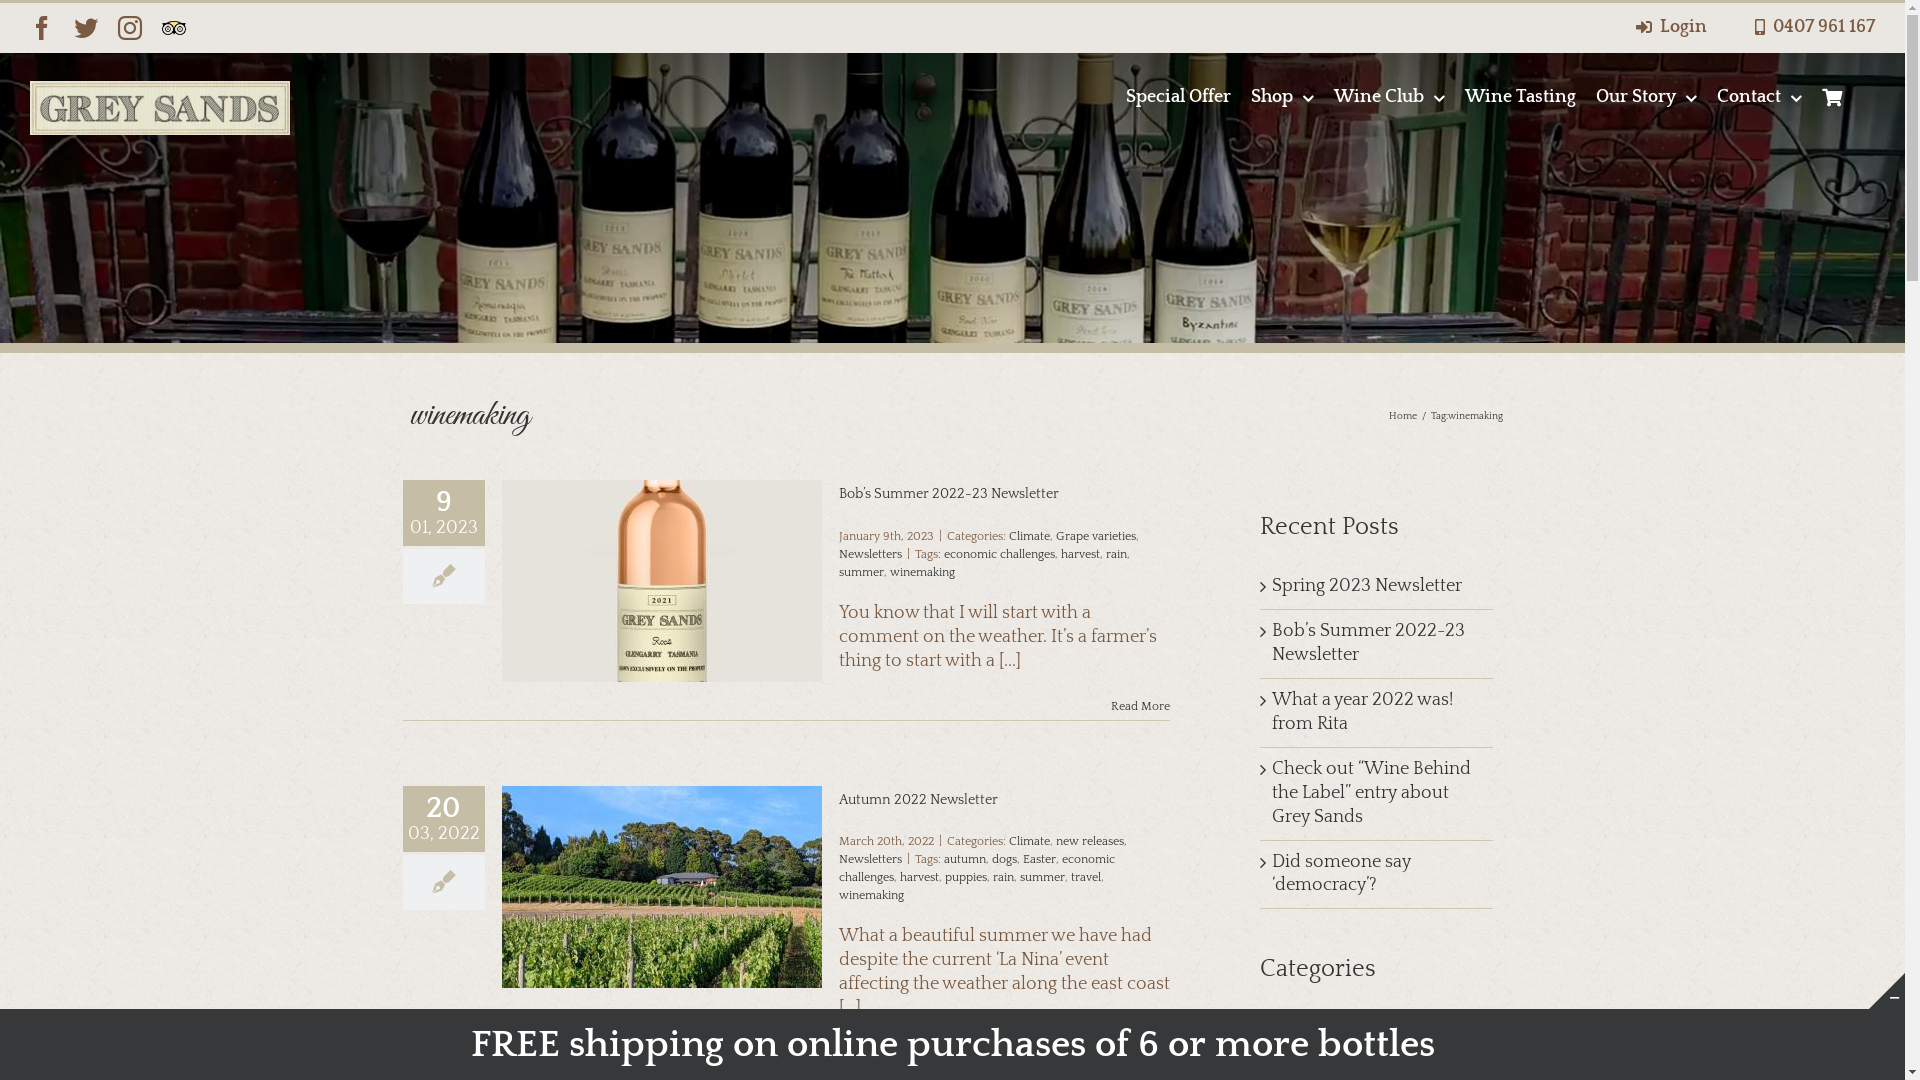 This screenshot has height=1080, width=1920. Describe the element at coordinates (860, 572) in the screenshot. I see `'summer'` at that location.